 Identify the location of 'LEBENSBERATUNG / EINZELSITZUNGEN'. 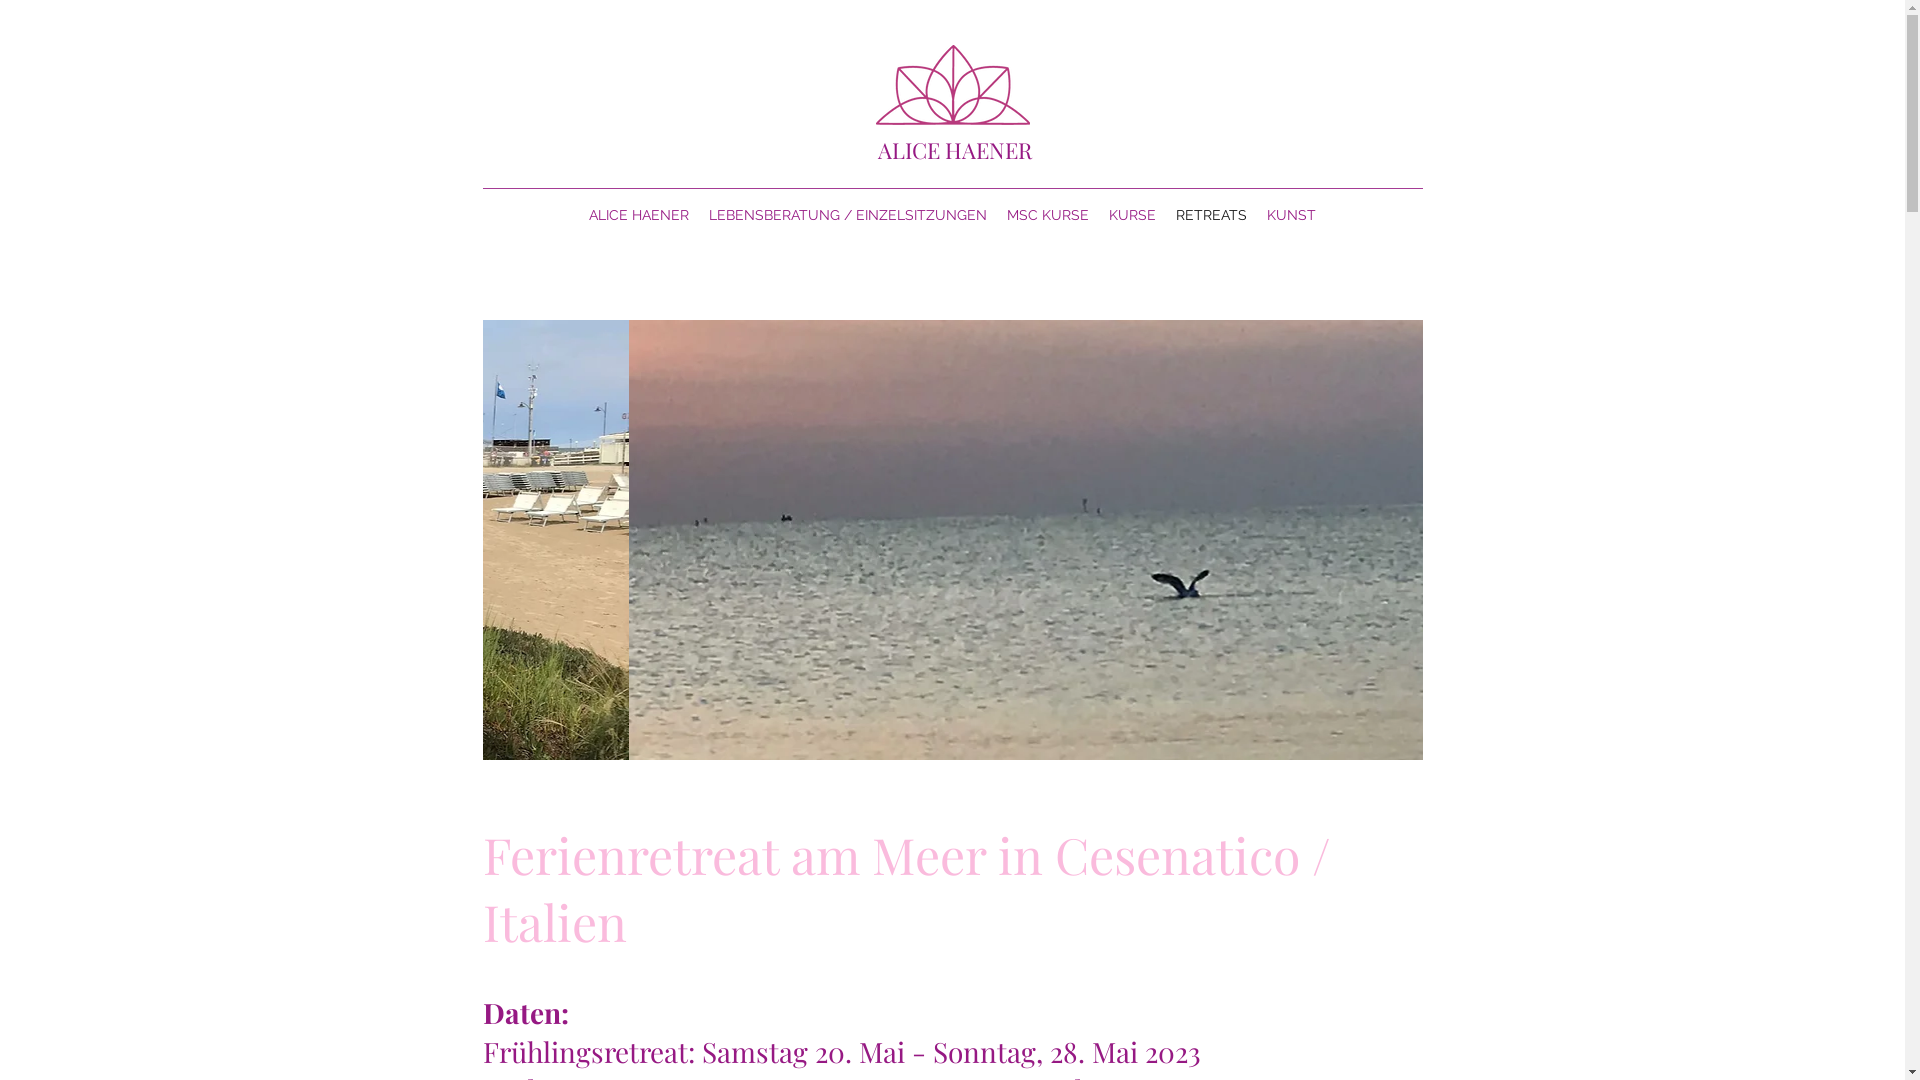
(848, 215).